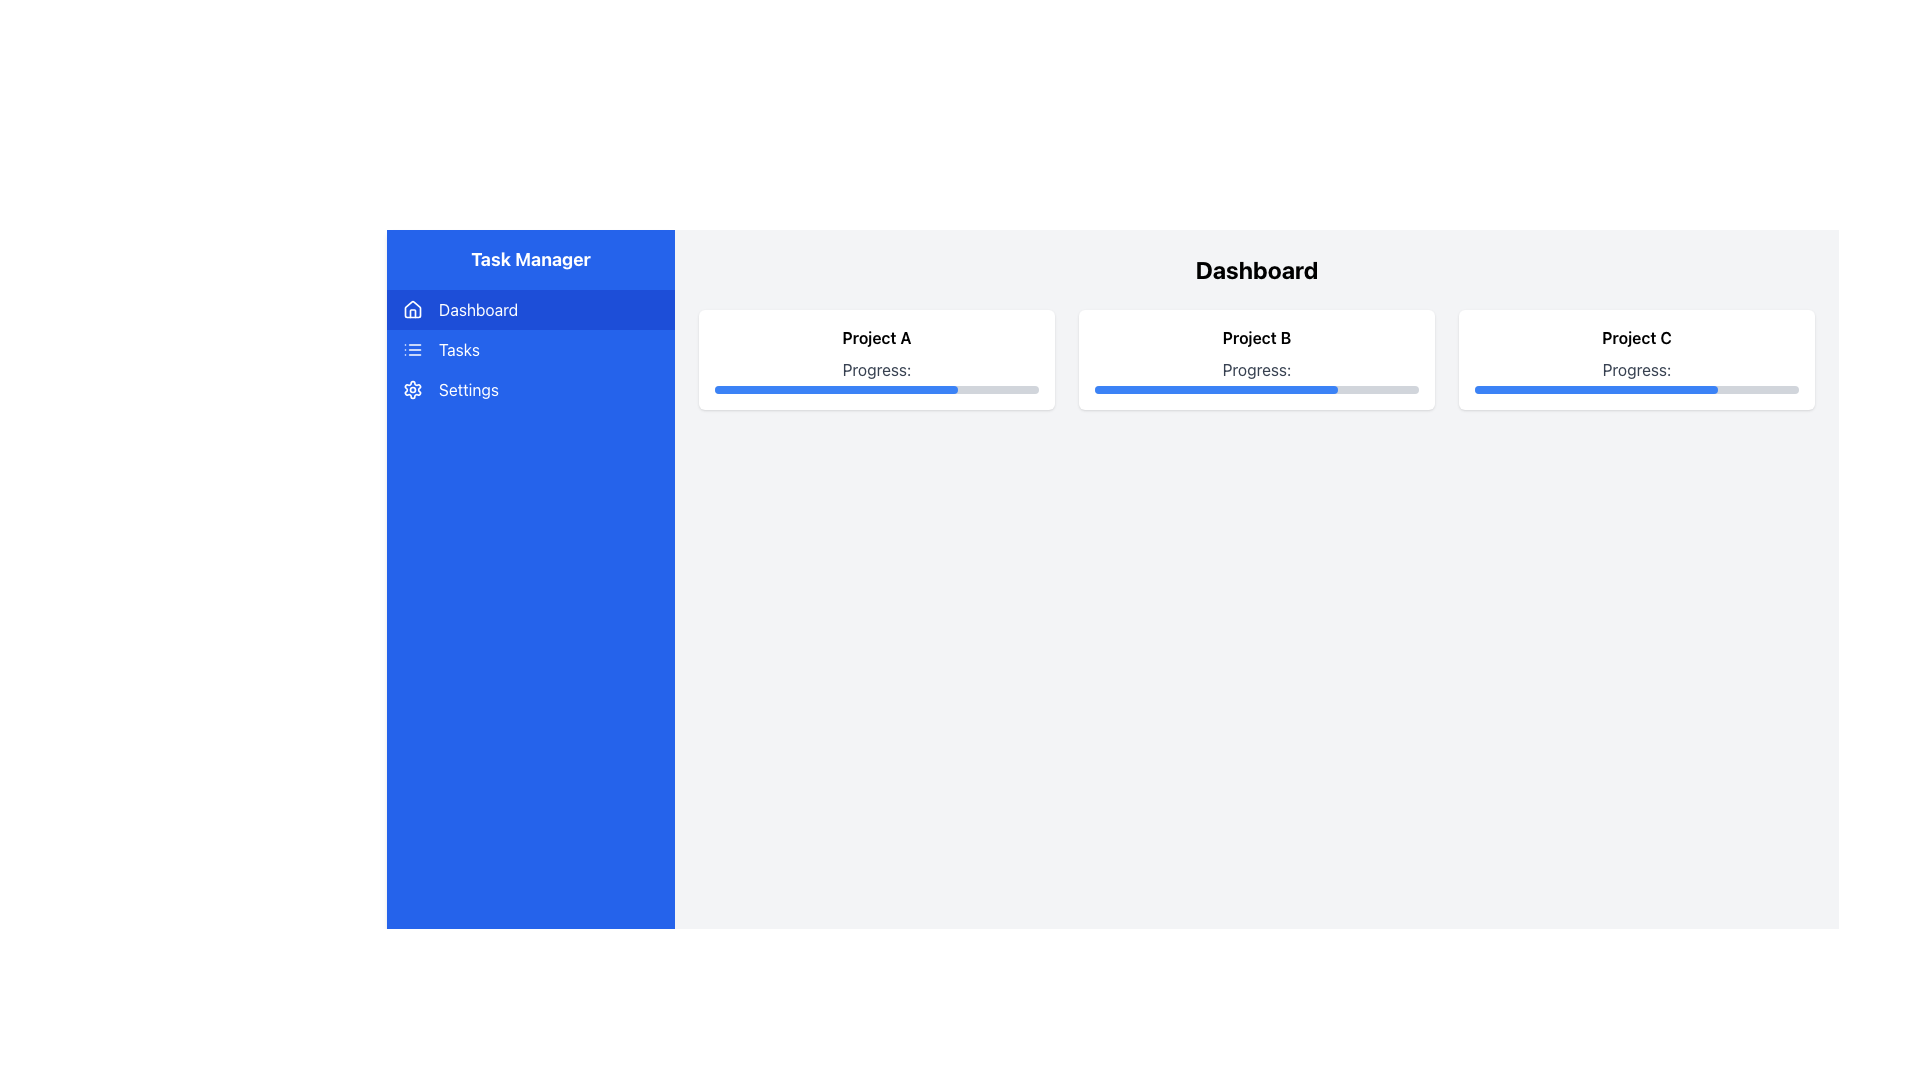  I want to click on the text label displaying 'Progress:' in medium gray color, located centrally in the card labeled 'Project B', positioned above the progress bar, so click(1256, 375).